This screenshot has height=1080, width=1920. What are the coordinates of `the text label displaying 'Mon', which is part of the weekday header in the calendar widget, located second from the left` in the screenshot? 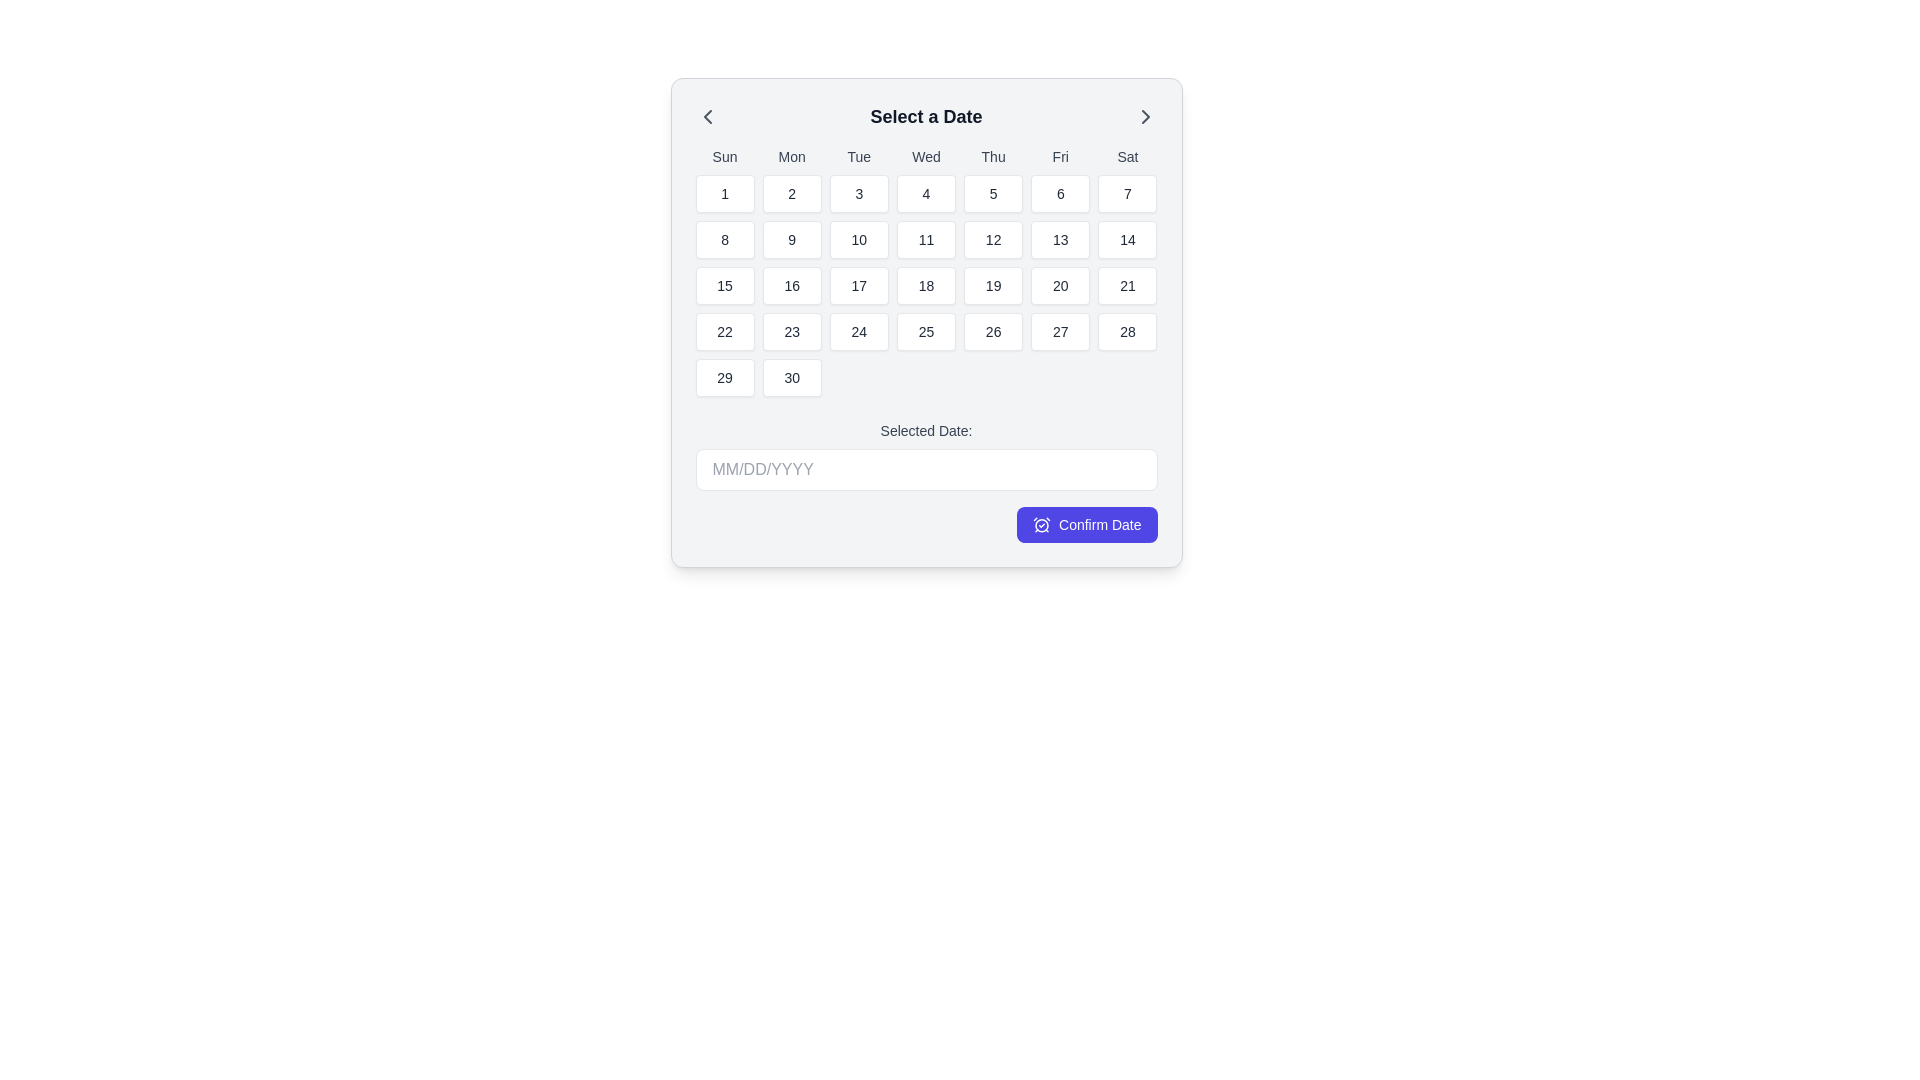 It's located at (791, 156).